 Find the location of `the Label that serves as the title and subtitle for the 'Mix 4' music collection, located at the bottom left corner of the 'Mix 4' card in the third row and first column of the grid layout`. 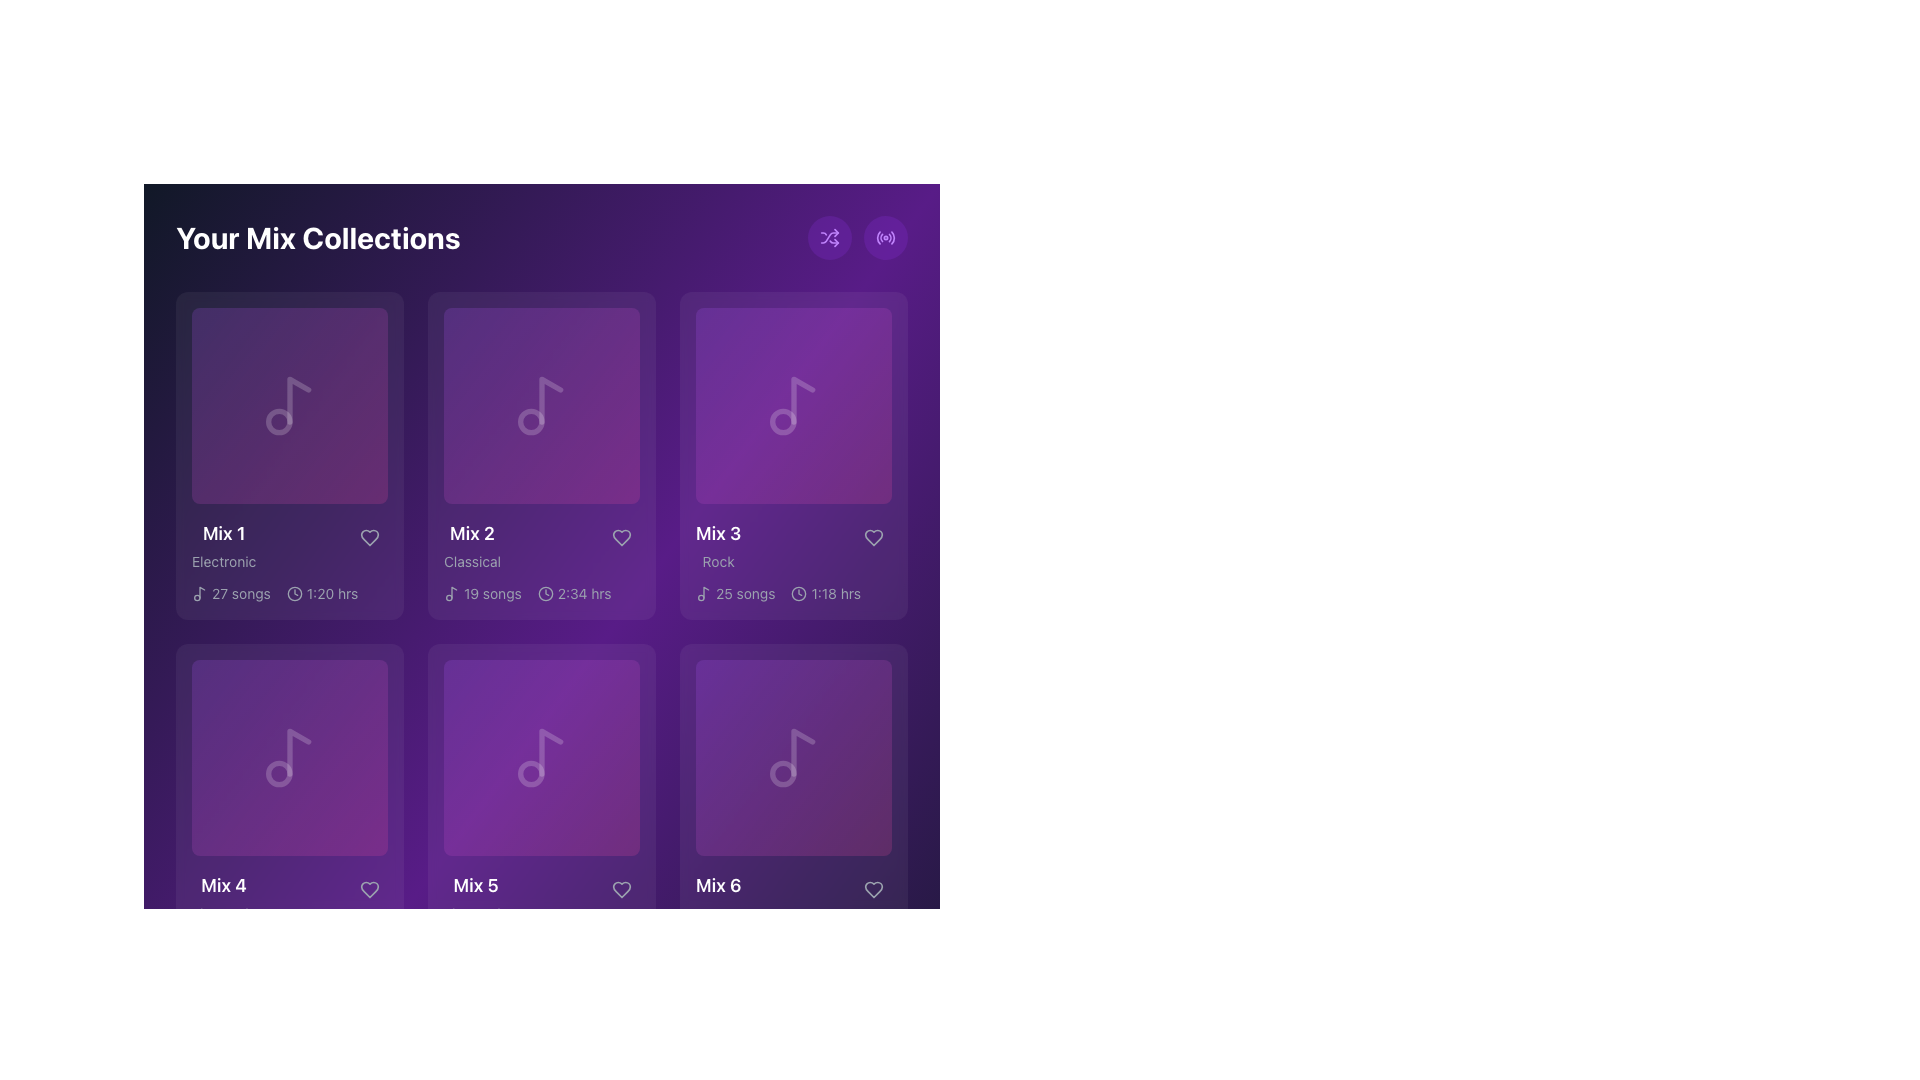

the Label that serves as the title and subtitle for the 'Mix 4' music collection, located at the bottom left corner of the 'Mix 4' card in the third row and first column of the grid layout is located at coordinates (224, 897).